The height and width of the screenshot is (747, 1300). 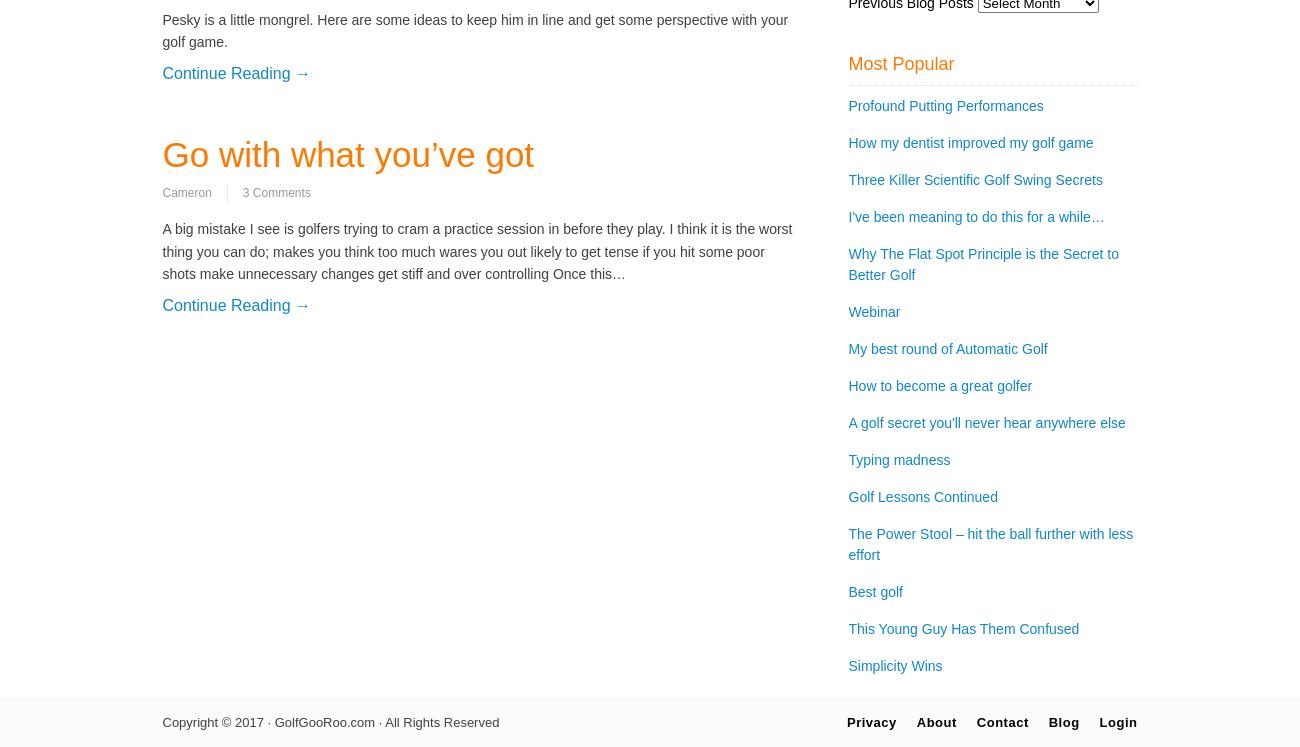 I want to click on 'Profound Putting Performances', so click(x=945, y=105).